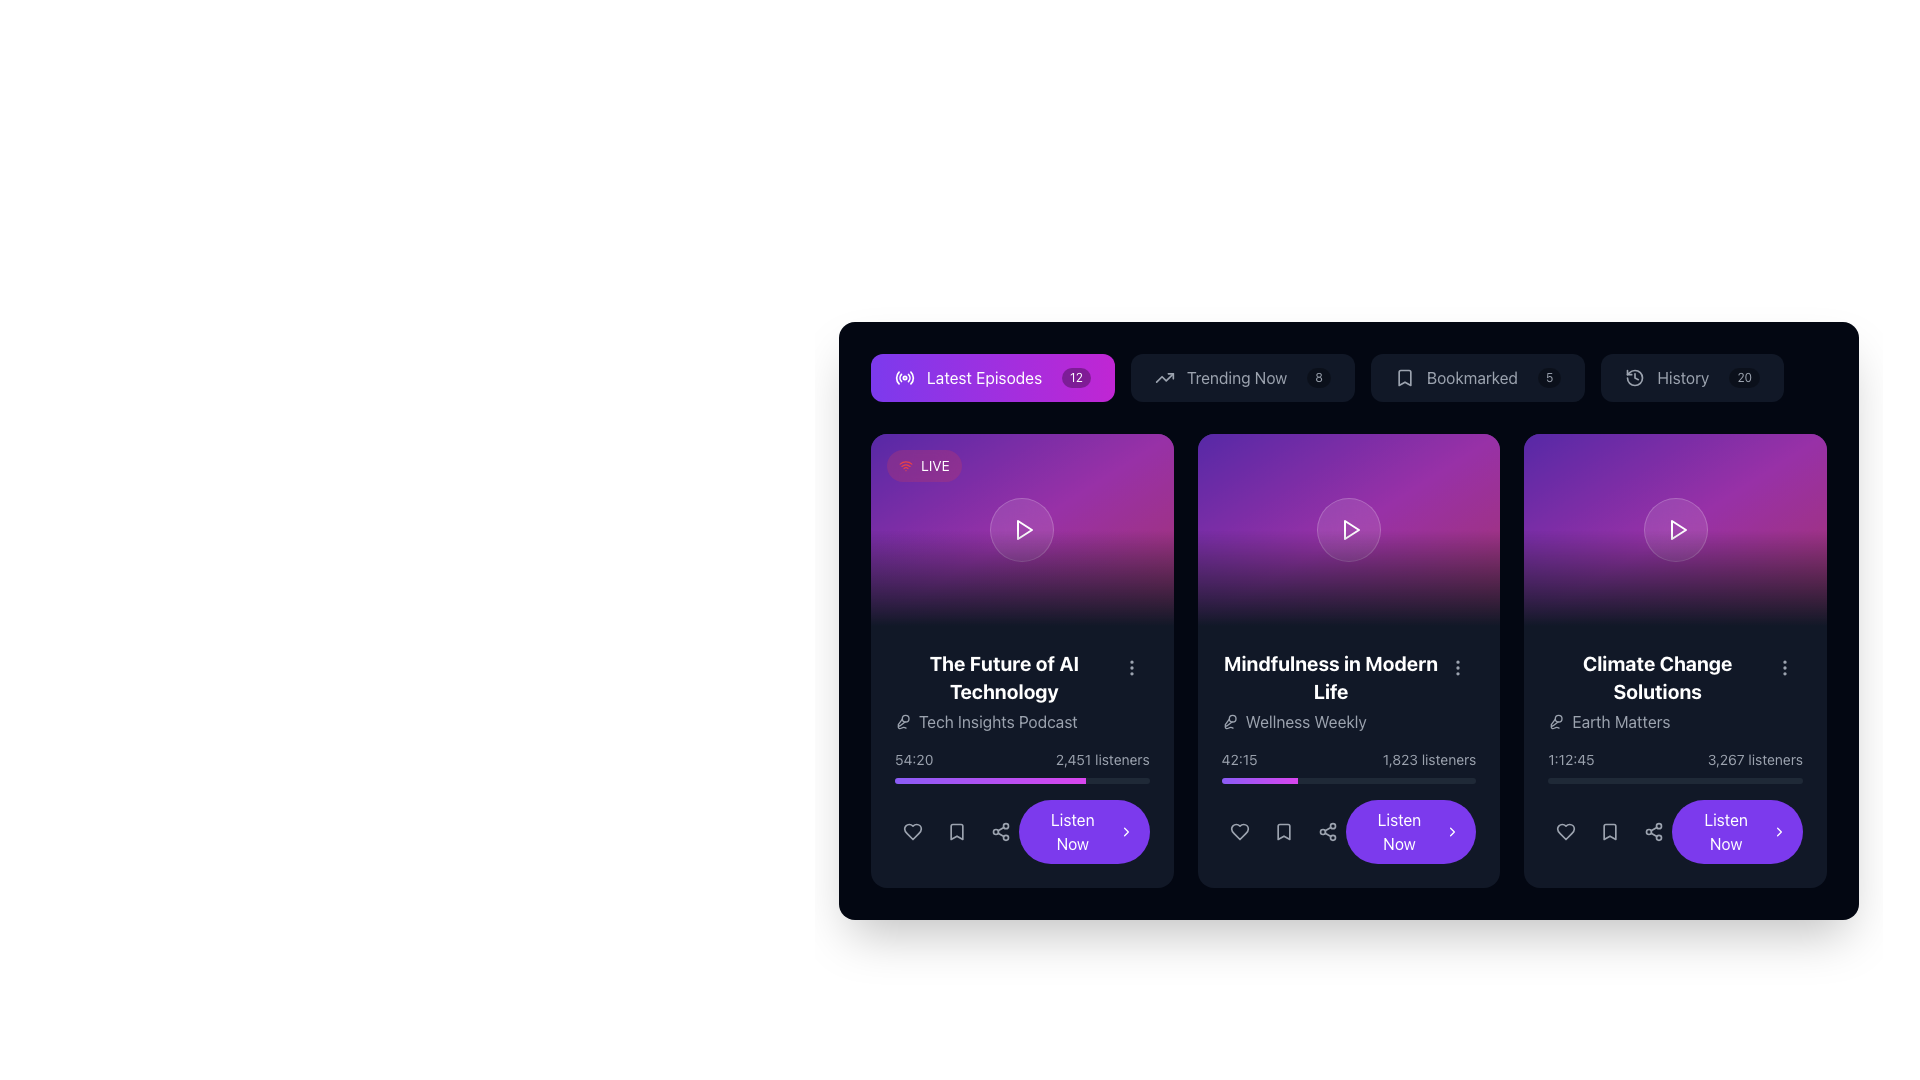  What do you see at coordinates (1283, 832) in the screenshot?
I see `the bookmark icon located` at bounding box center [1283, 832].